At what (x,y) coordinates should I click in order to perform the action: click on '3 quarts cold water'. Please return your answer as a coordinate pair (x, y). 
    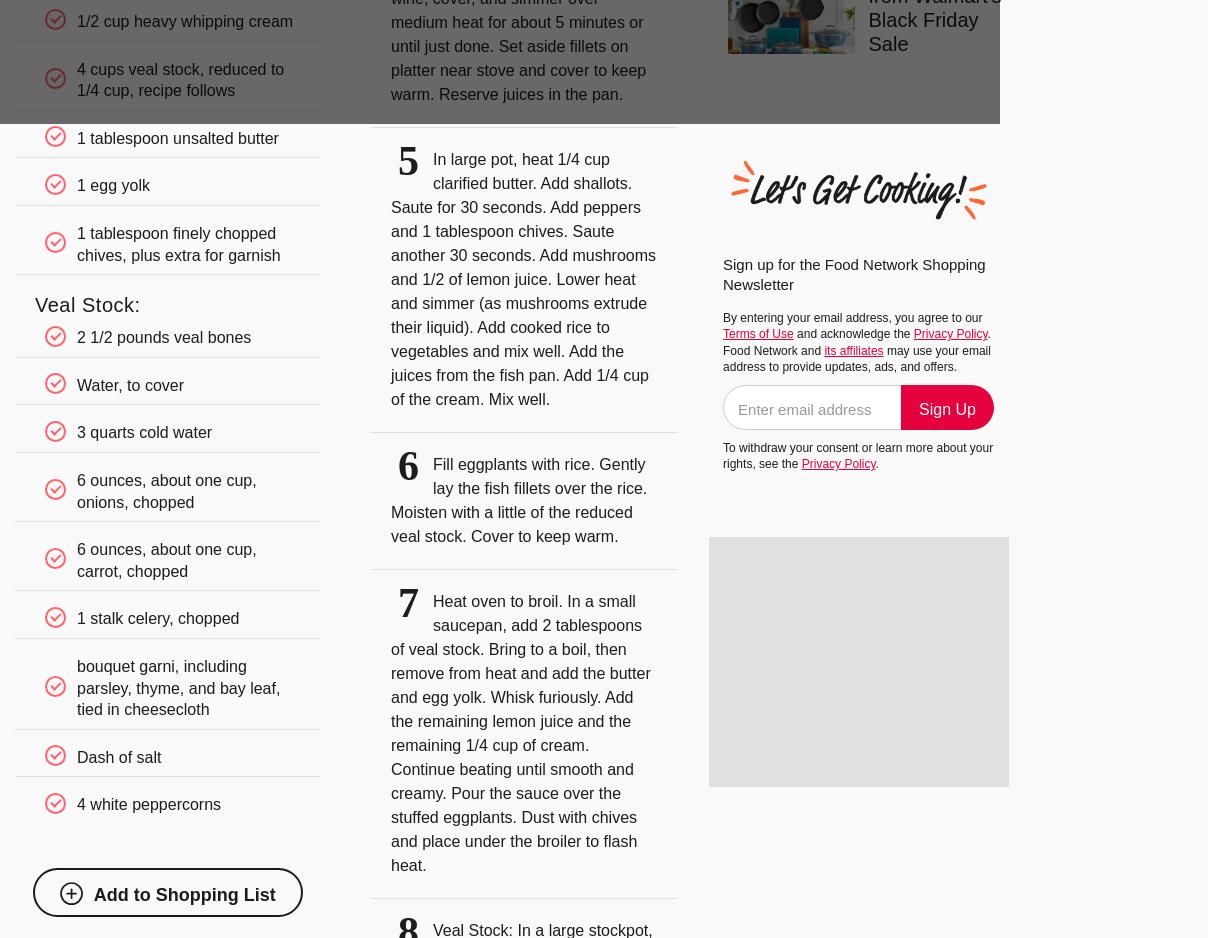
    Looking at the image, I should click on (75, 432).